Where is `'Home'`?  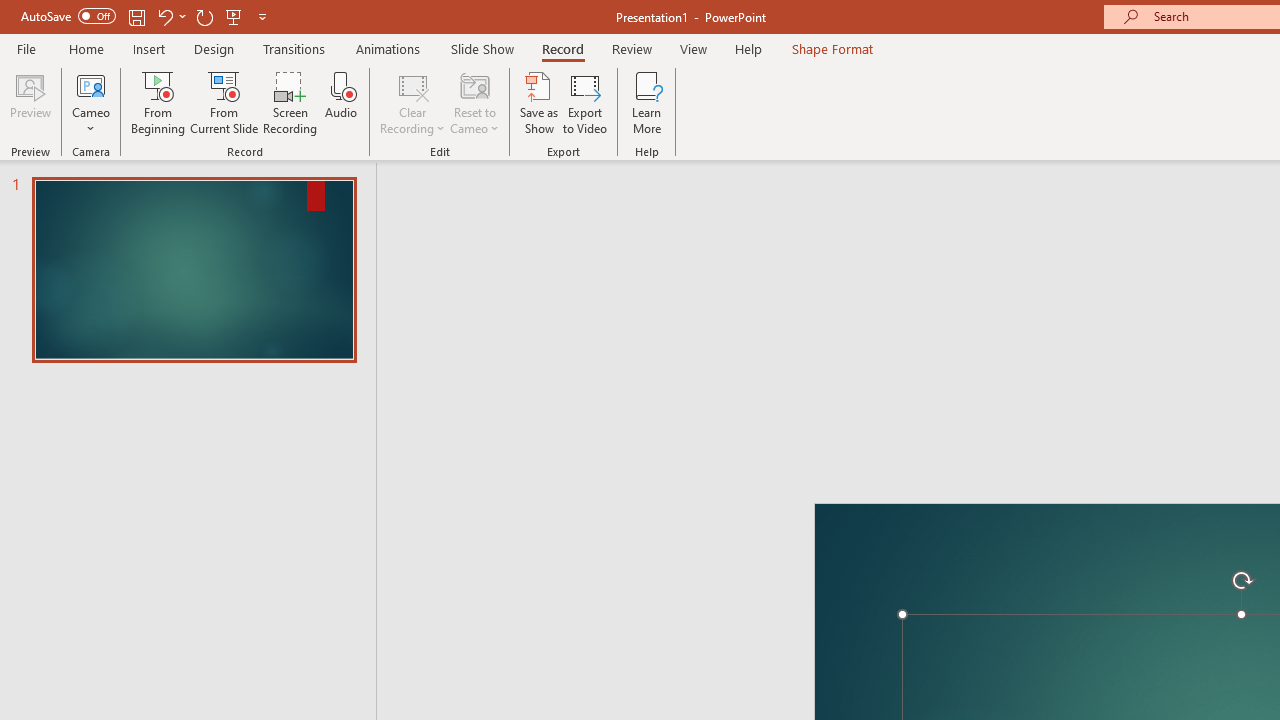 'Home' is located at coordinates (85, 48).